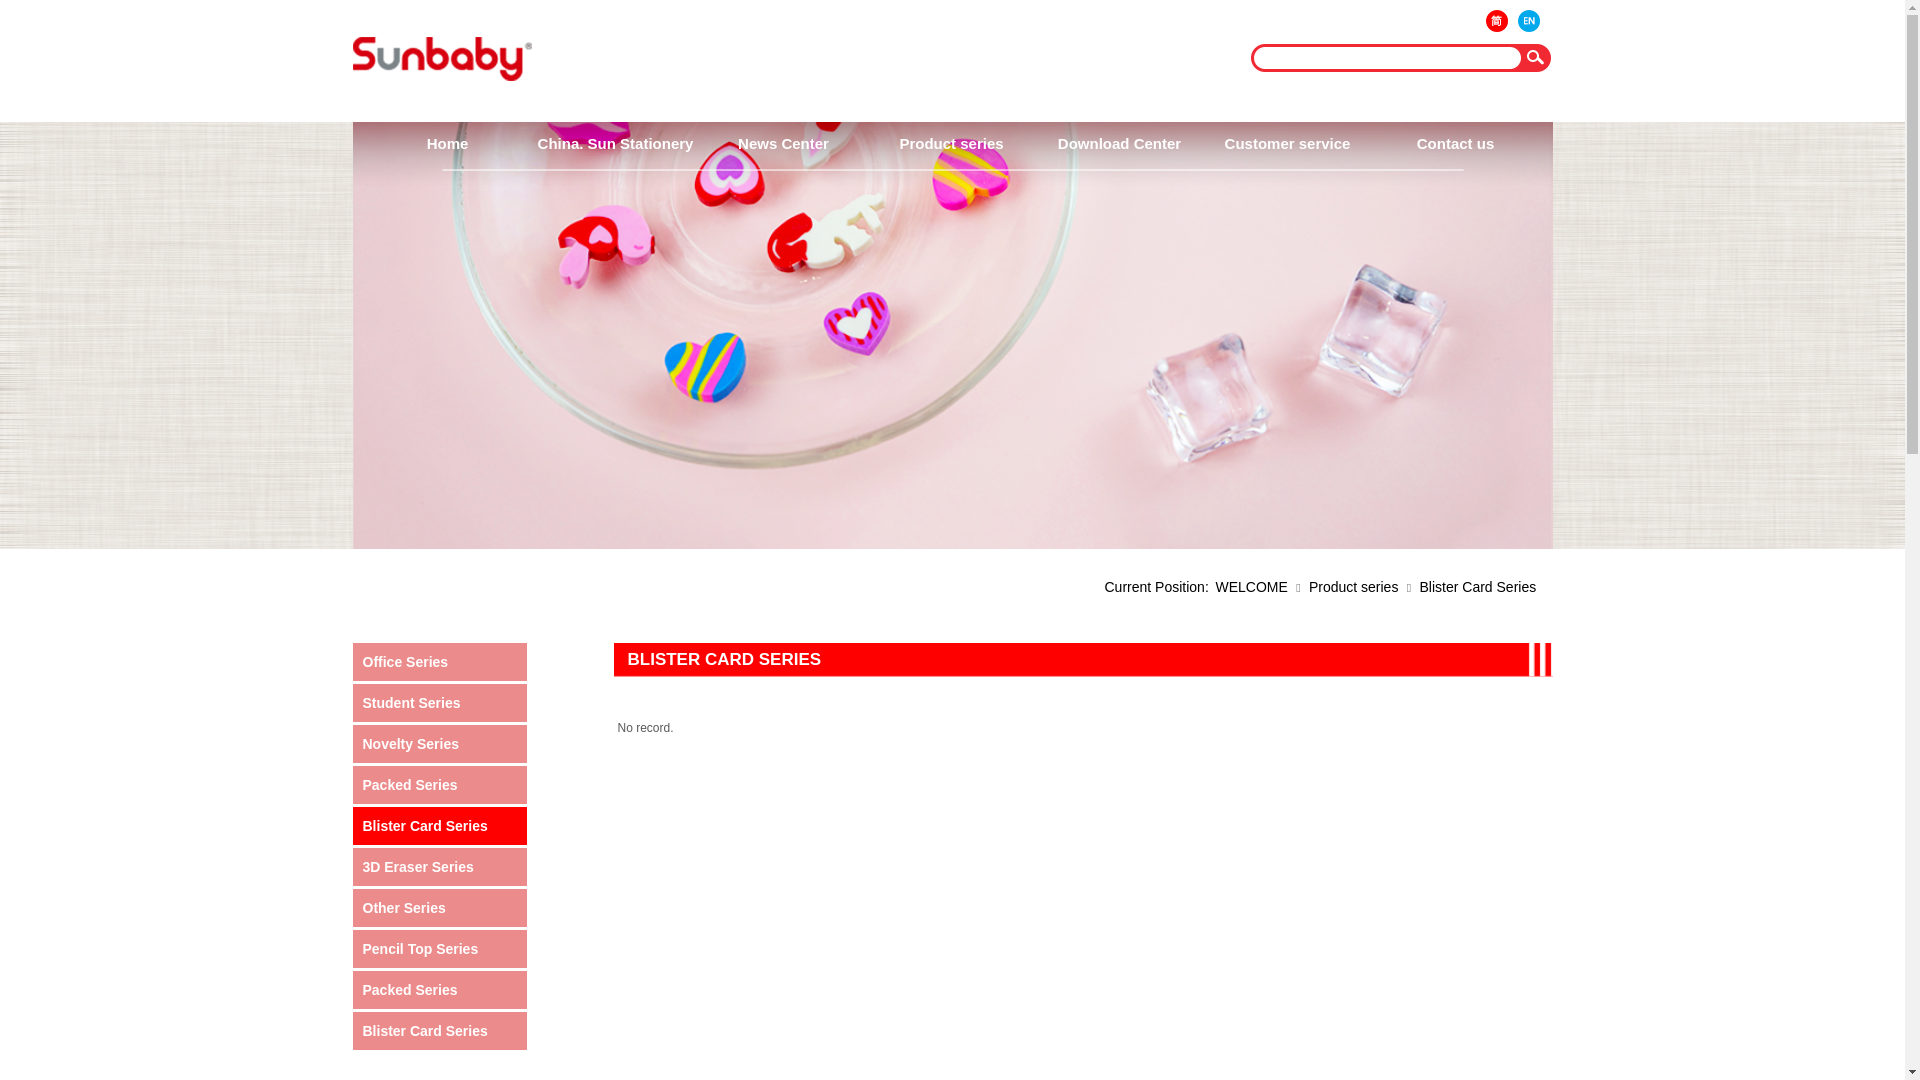 The width and height of the screenshot is (1920, 1080). What do you see at coordinates (1286, 142) in the screenshot?
I see `'Customer service'` at bounding box center [1286, 142].